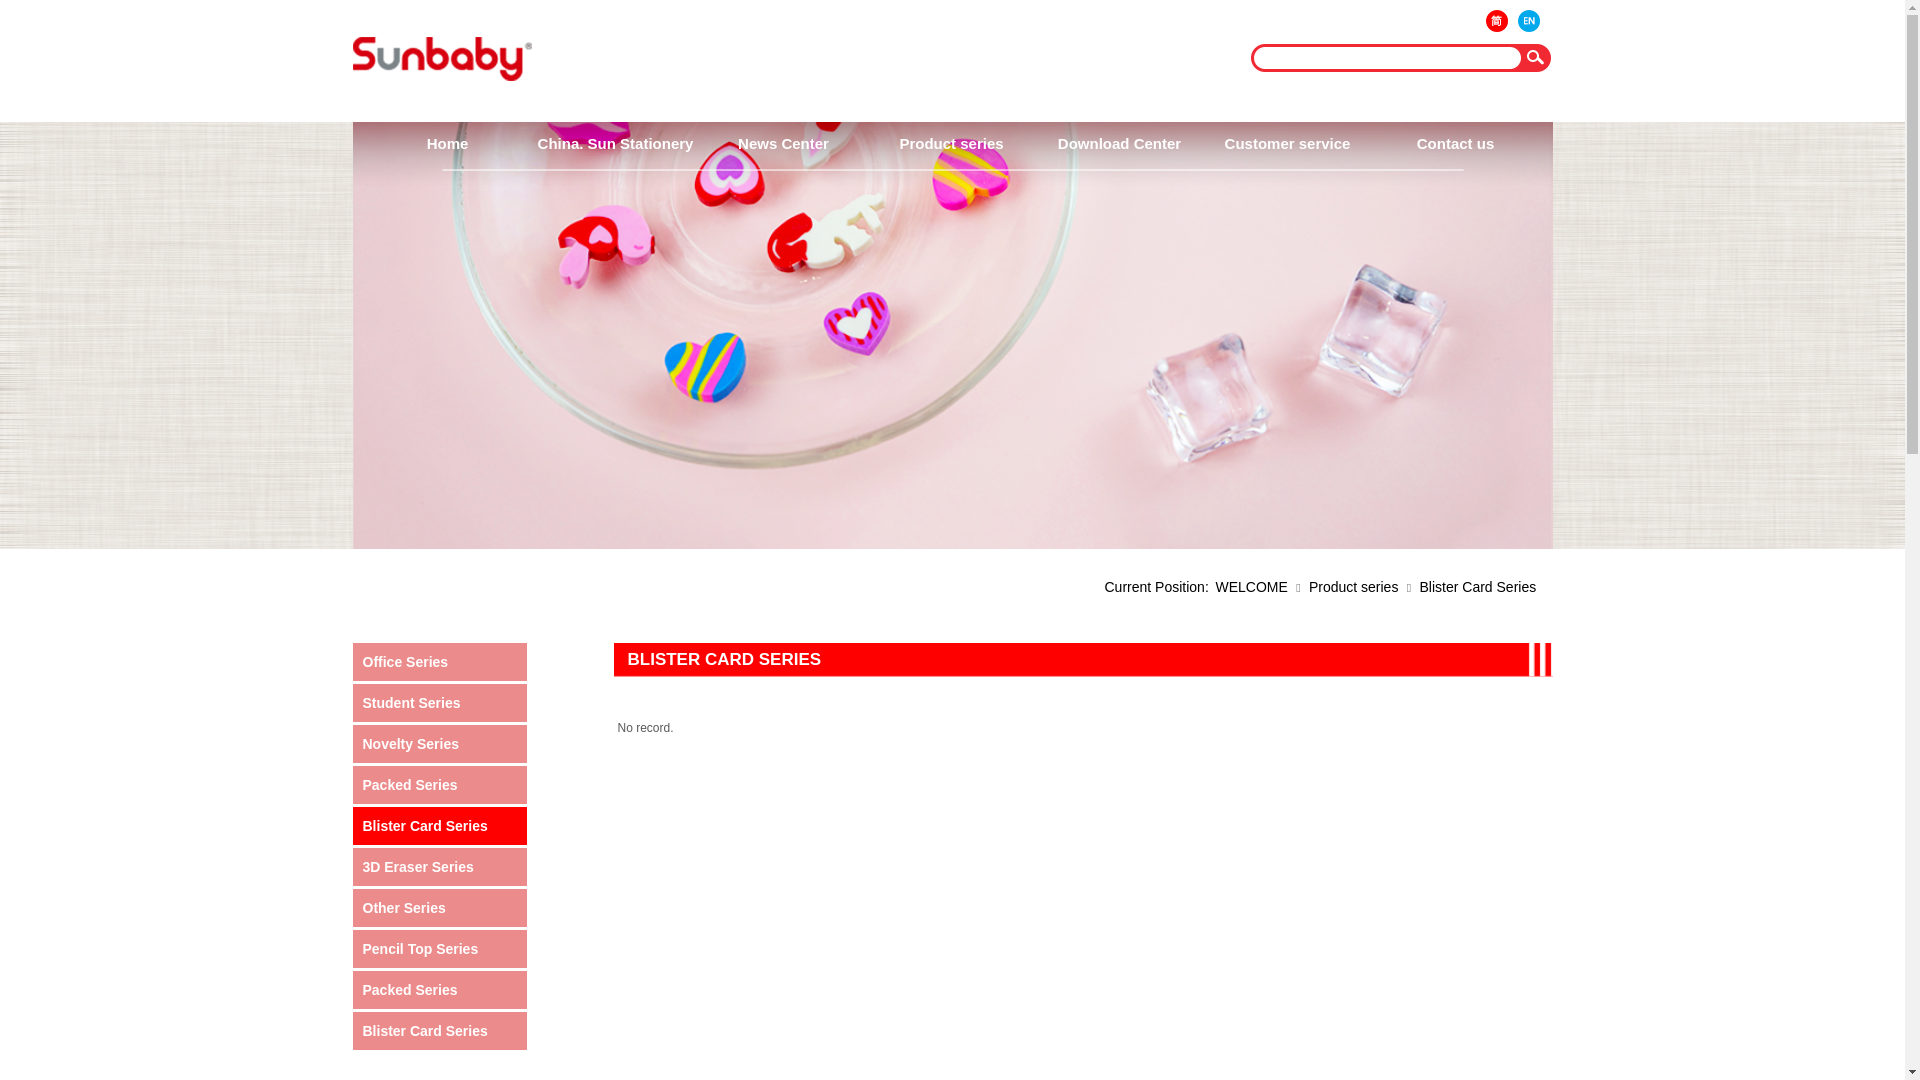 The width and height of the screenshot is (1920, 1080). What do you see at coordinates (1286, 142) in the screenshot?
I see `'Customer service'` at bounding box center [1286, 142].